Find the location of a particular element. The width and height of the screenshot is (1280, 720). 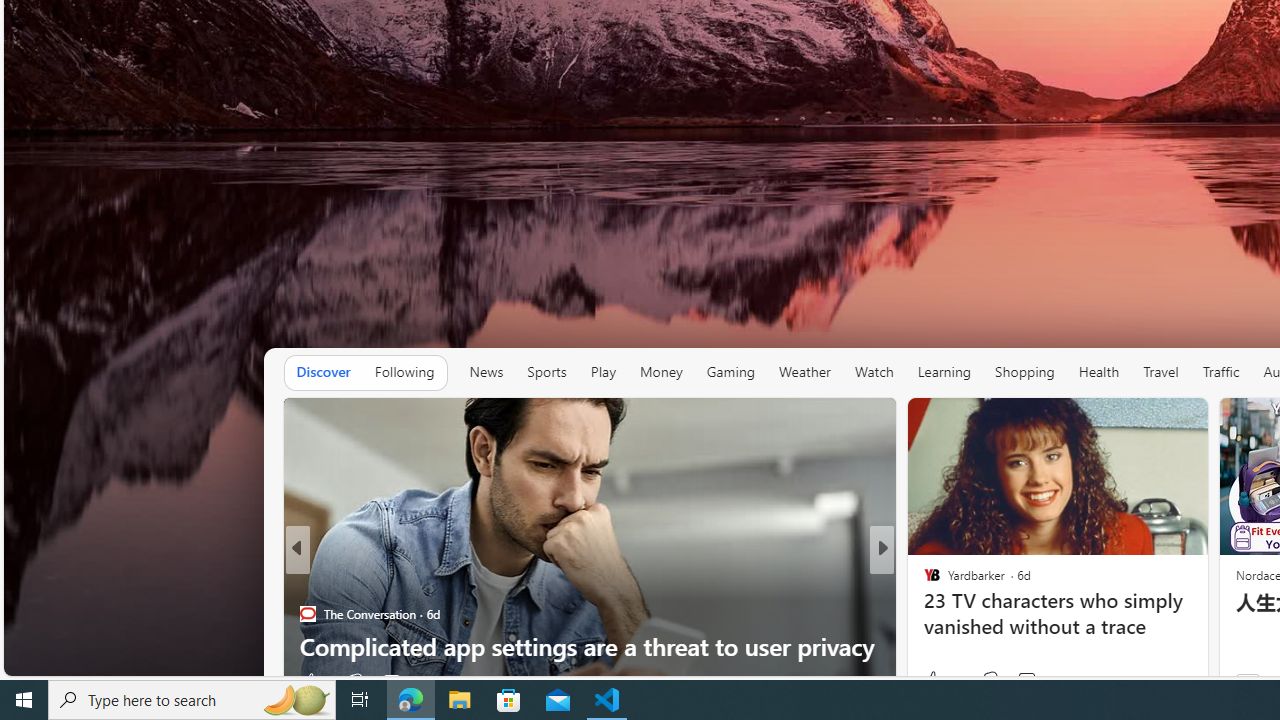

'Yardbarker' is located at coordinates (922, 581).